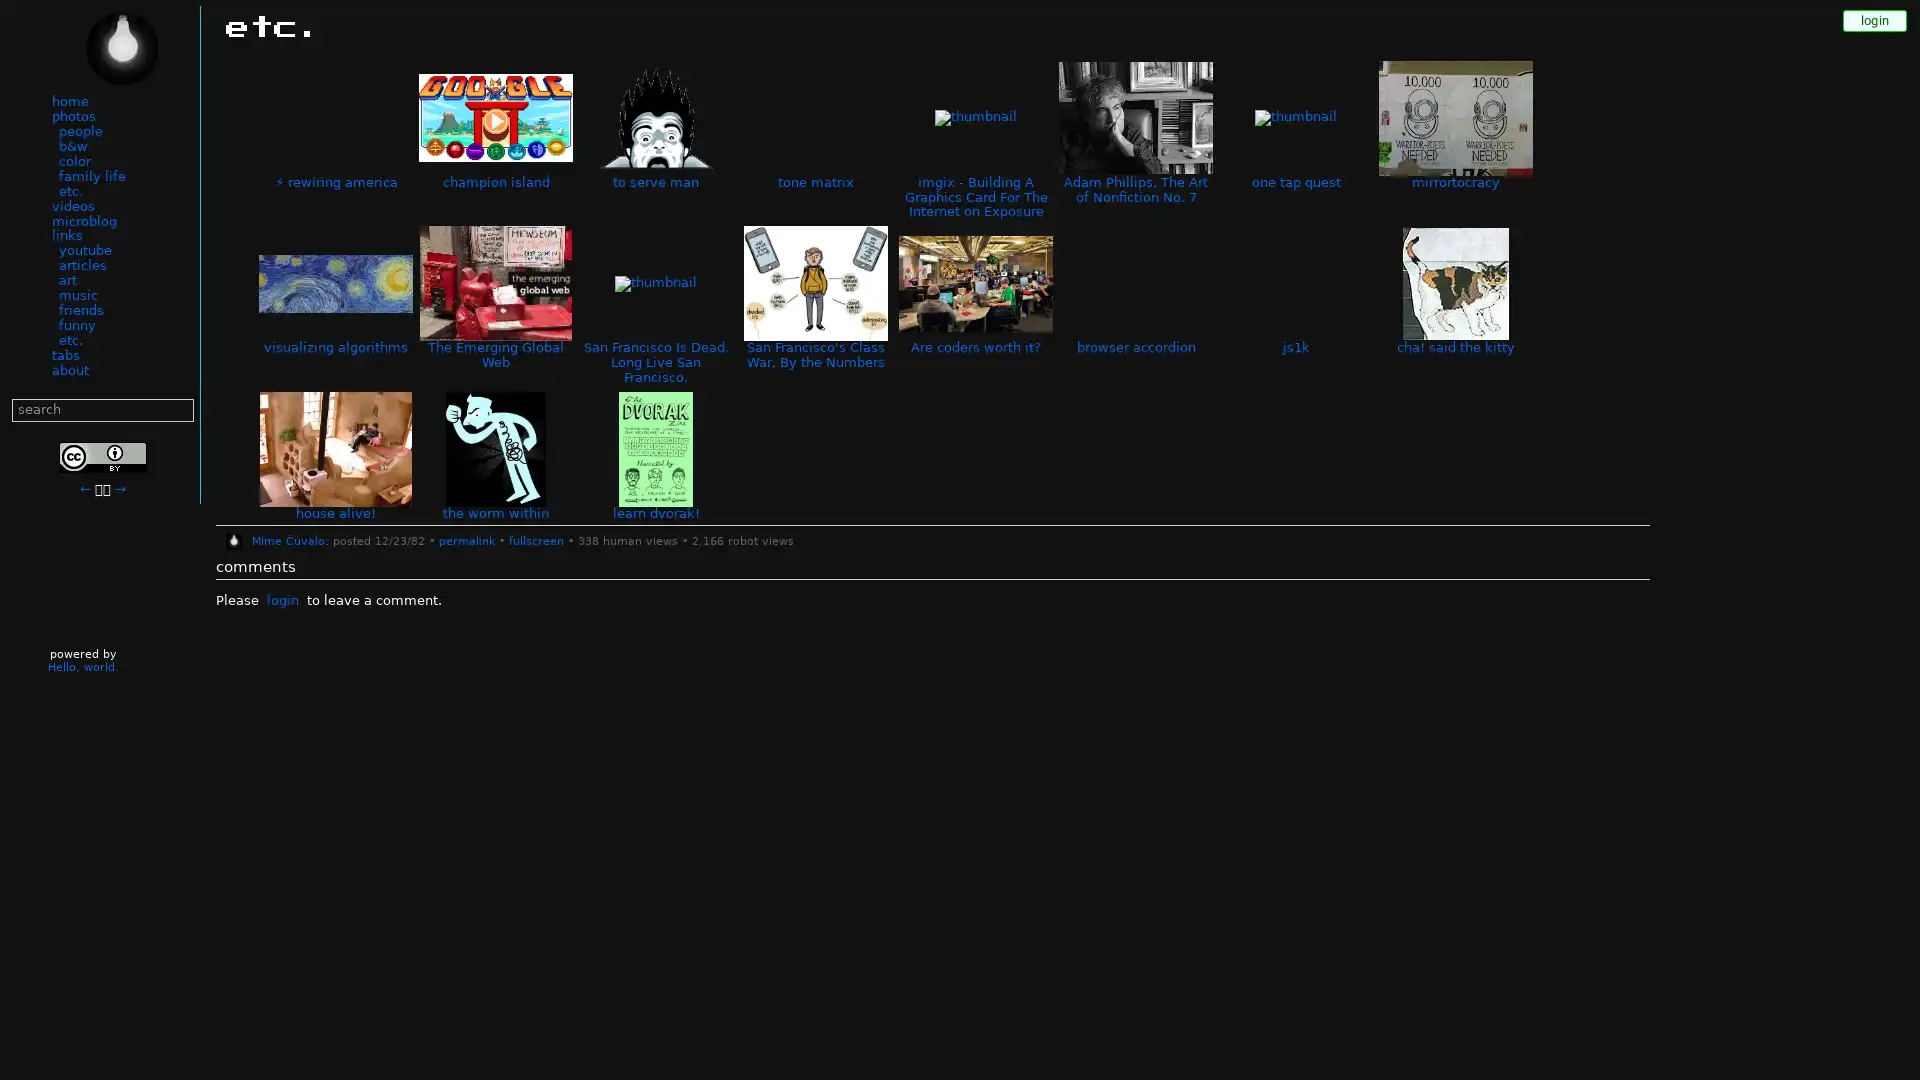 The height and width of the screenshot is (1080, 1920). Describe the element at coordinates (1874, 20) in the screenshot. I see `login` at that location.